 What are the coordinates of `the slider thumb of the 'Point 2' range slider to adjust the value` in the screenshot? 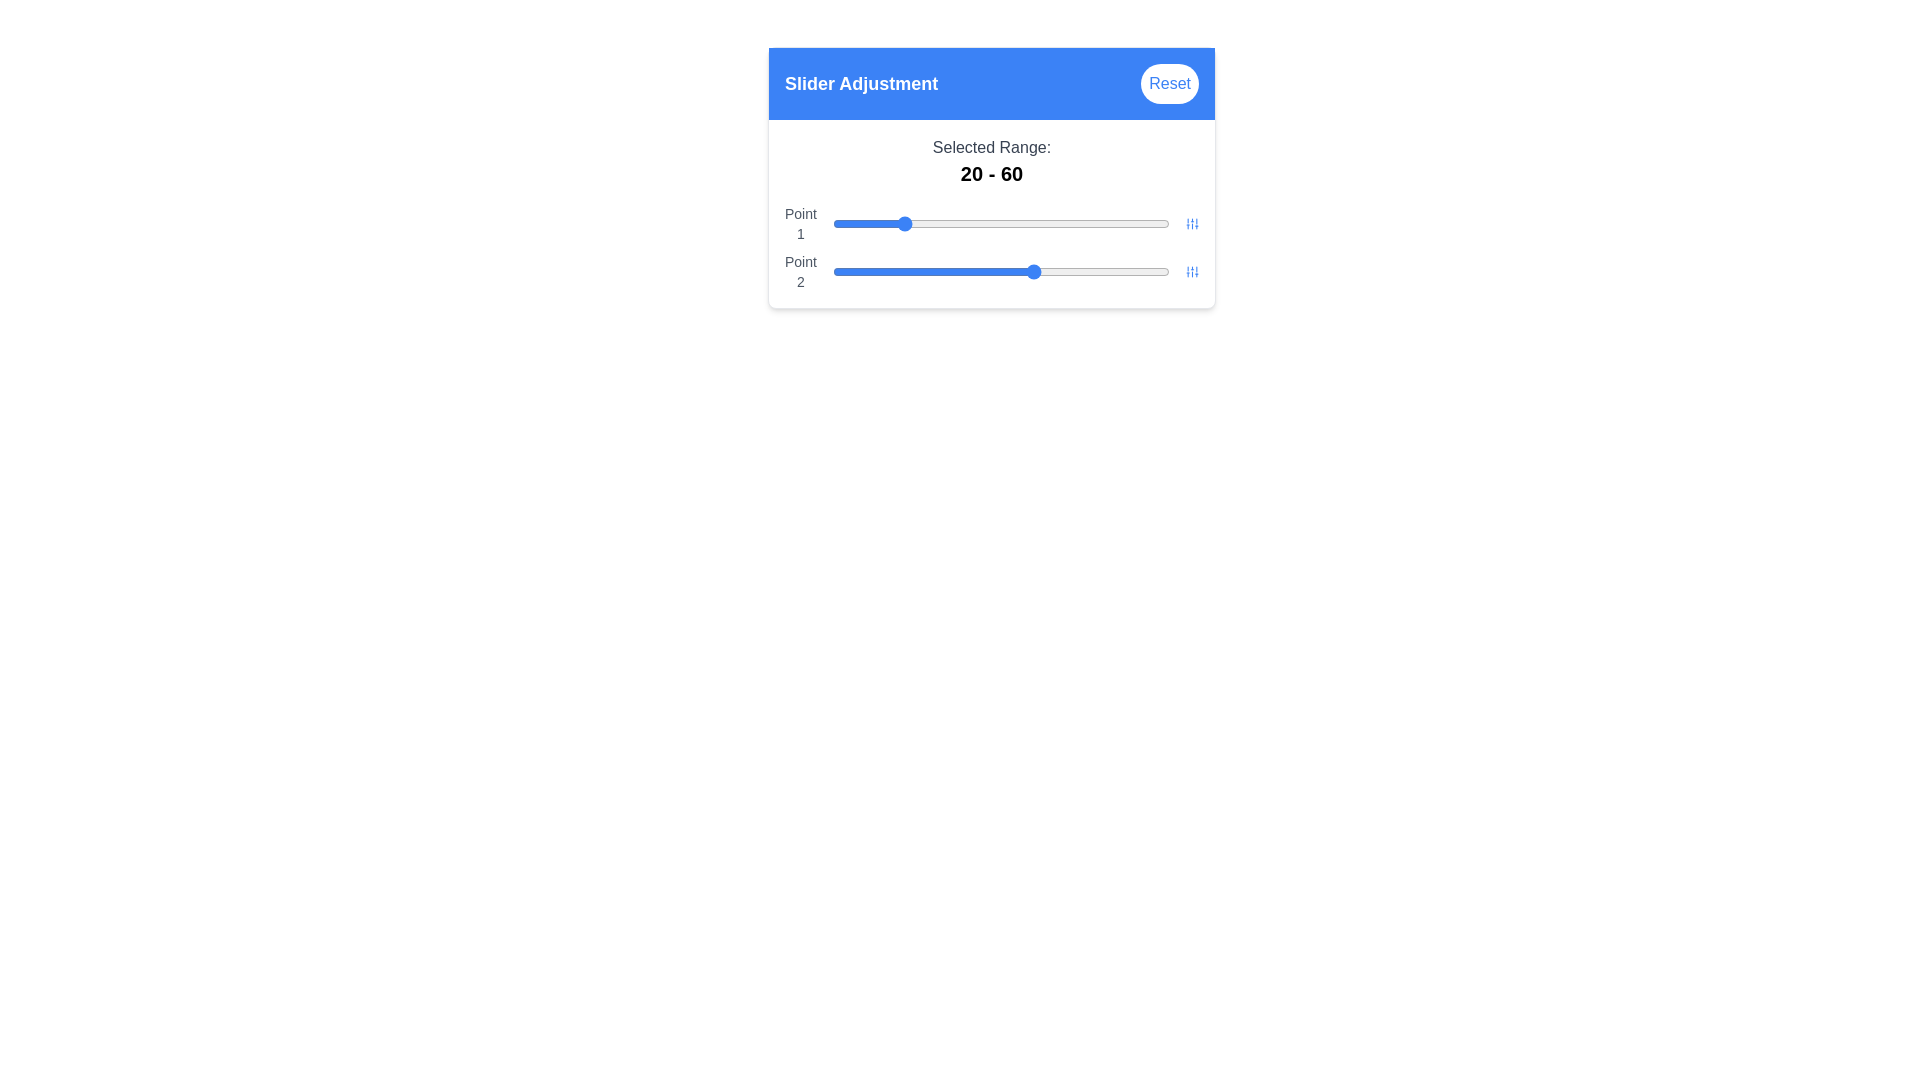 It's located at (992, 272).